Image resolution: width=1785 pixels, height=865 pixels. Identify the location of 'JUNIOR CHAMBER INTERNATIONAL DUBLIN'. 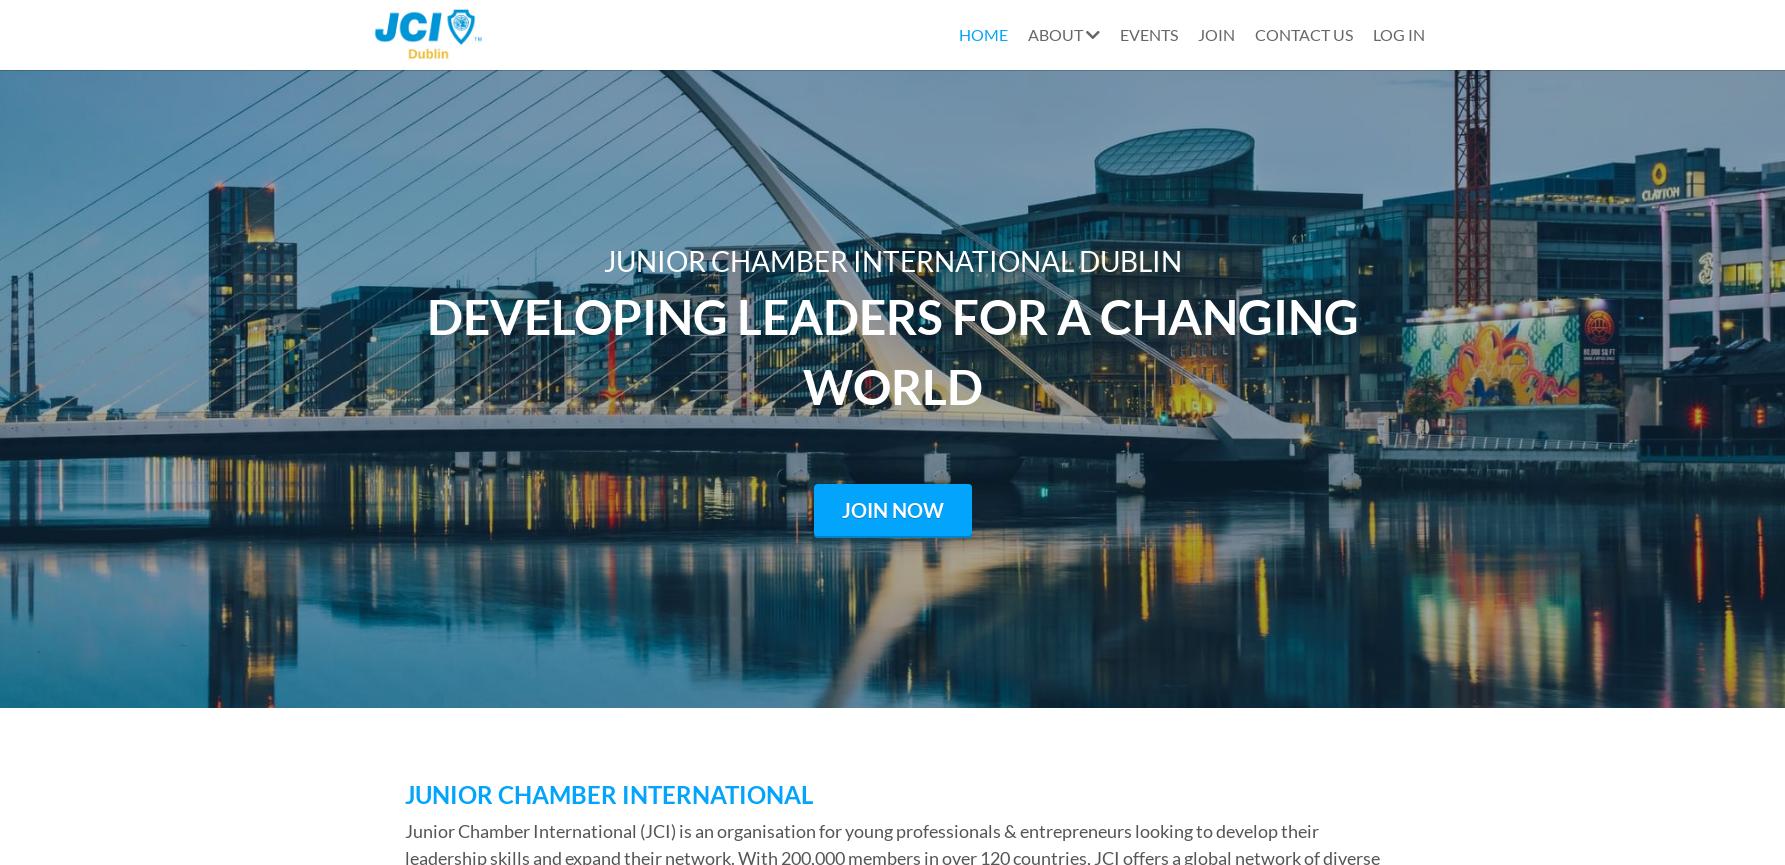
(891, 259).